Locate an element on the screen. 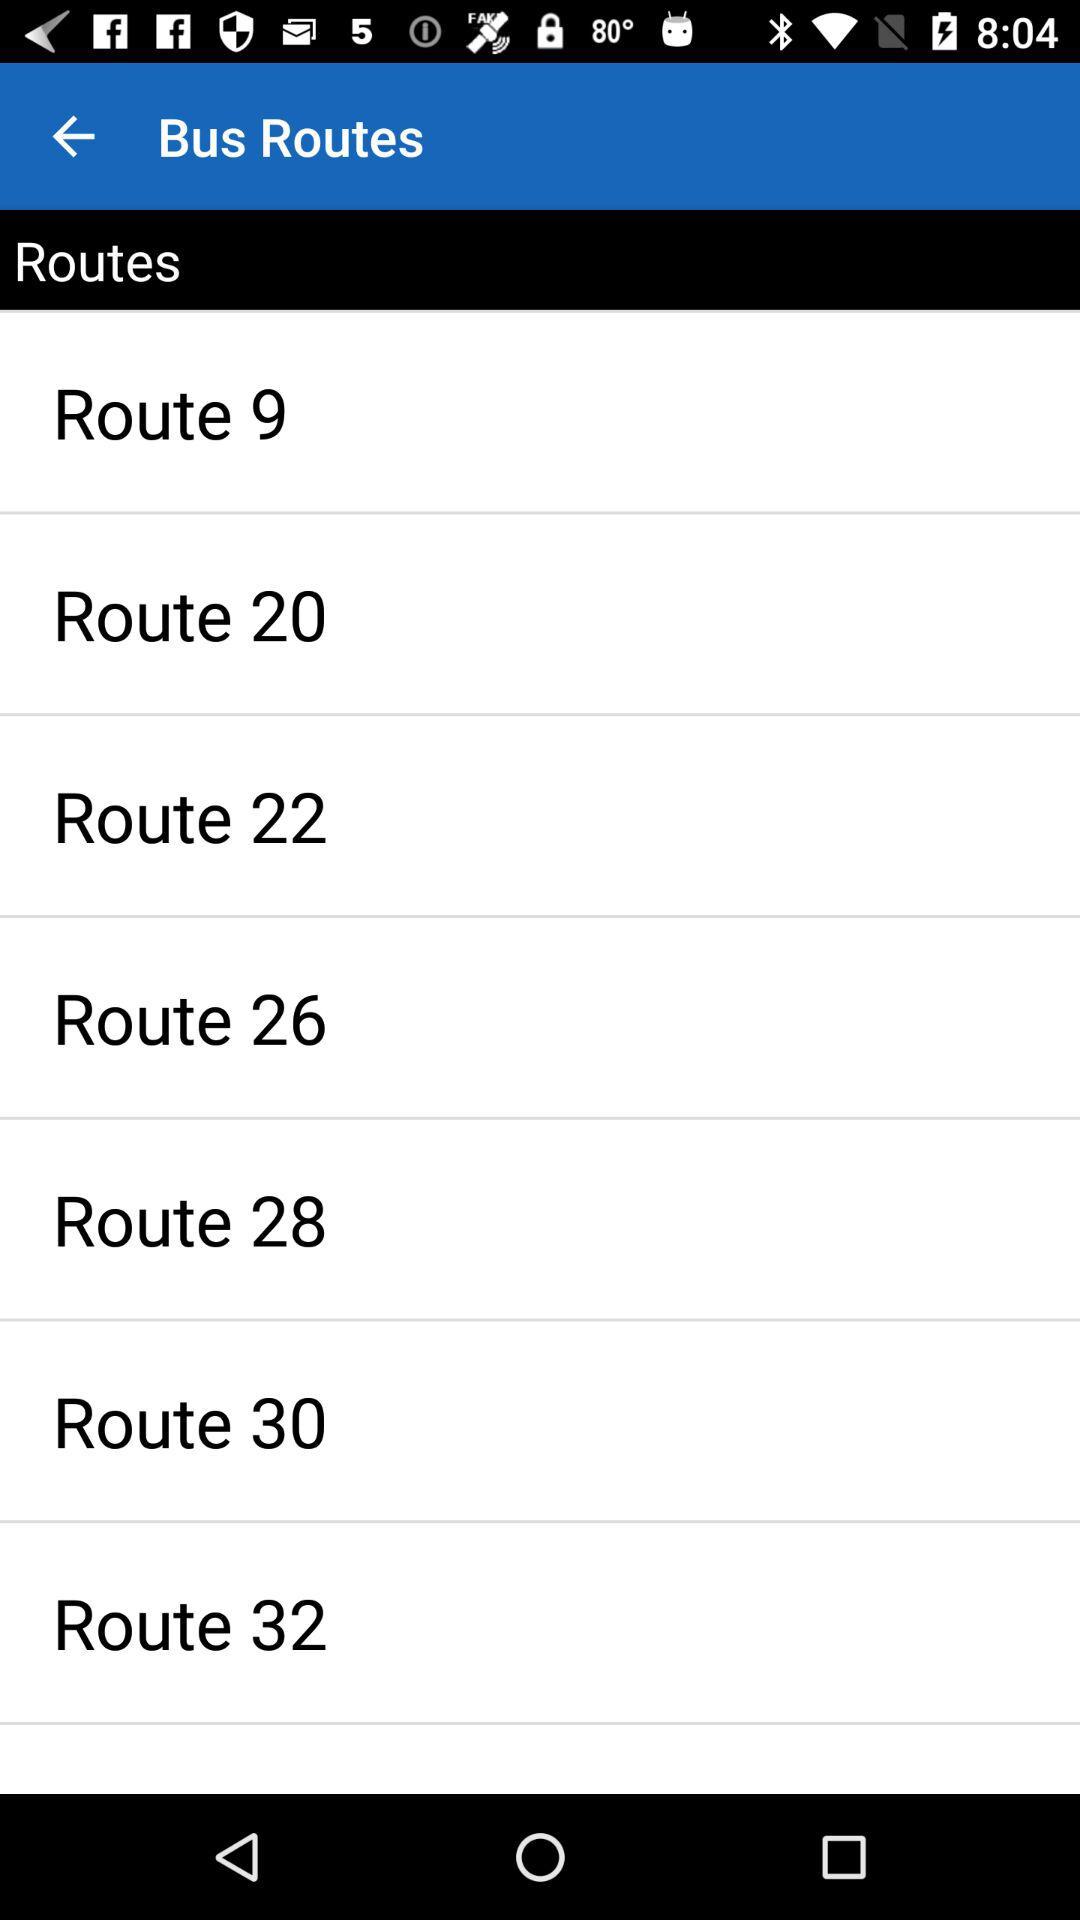 This screenshot has height=1920, width=1080. the route 22 is located at coordinates (540, 815).